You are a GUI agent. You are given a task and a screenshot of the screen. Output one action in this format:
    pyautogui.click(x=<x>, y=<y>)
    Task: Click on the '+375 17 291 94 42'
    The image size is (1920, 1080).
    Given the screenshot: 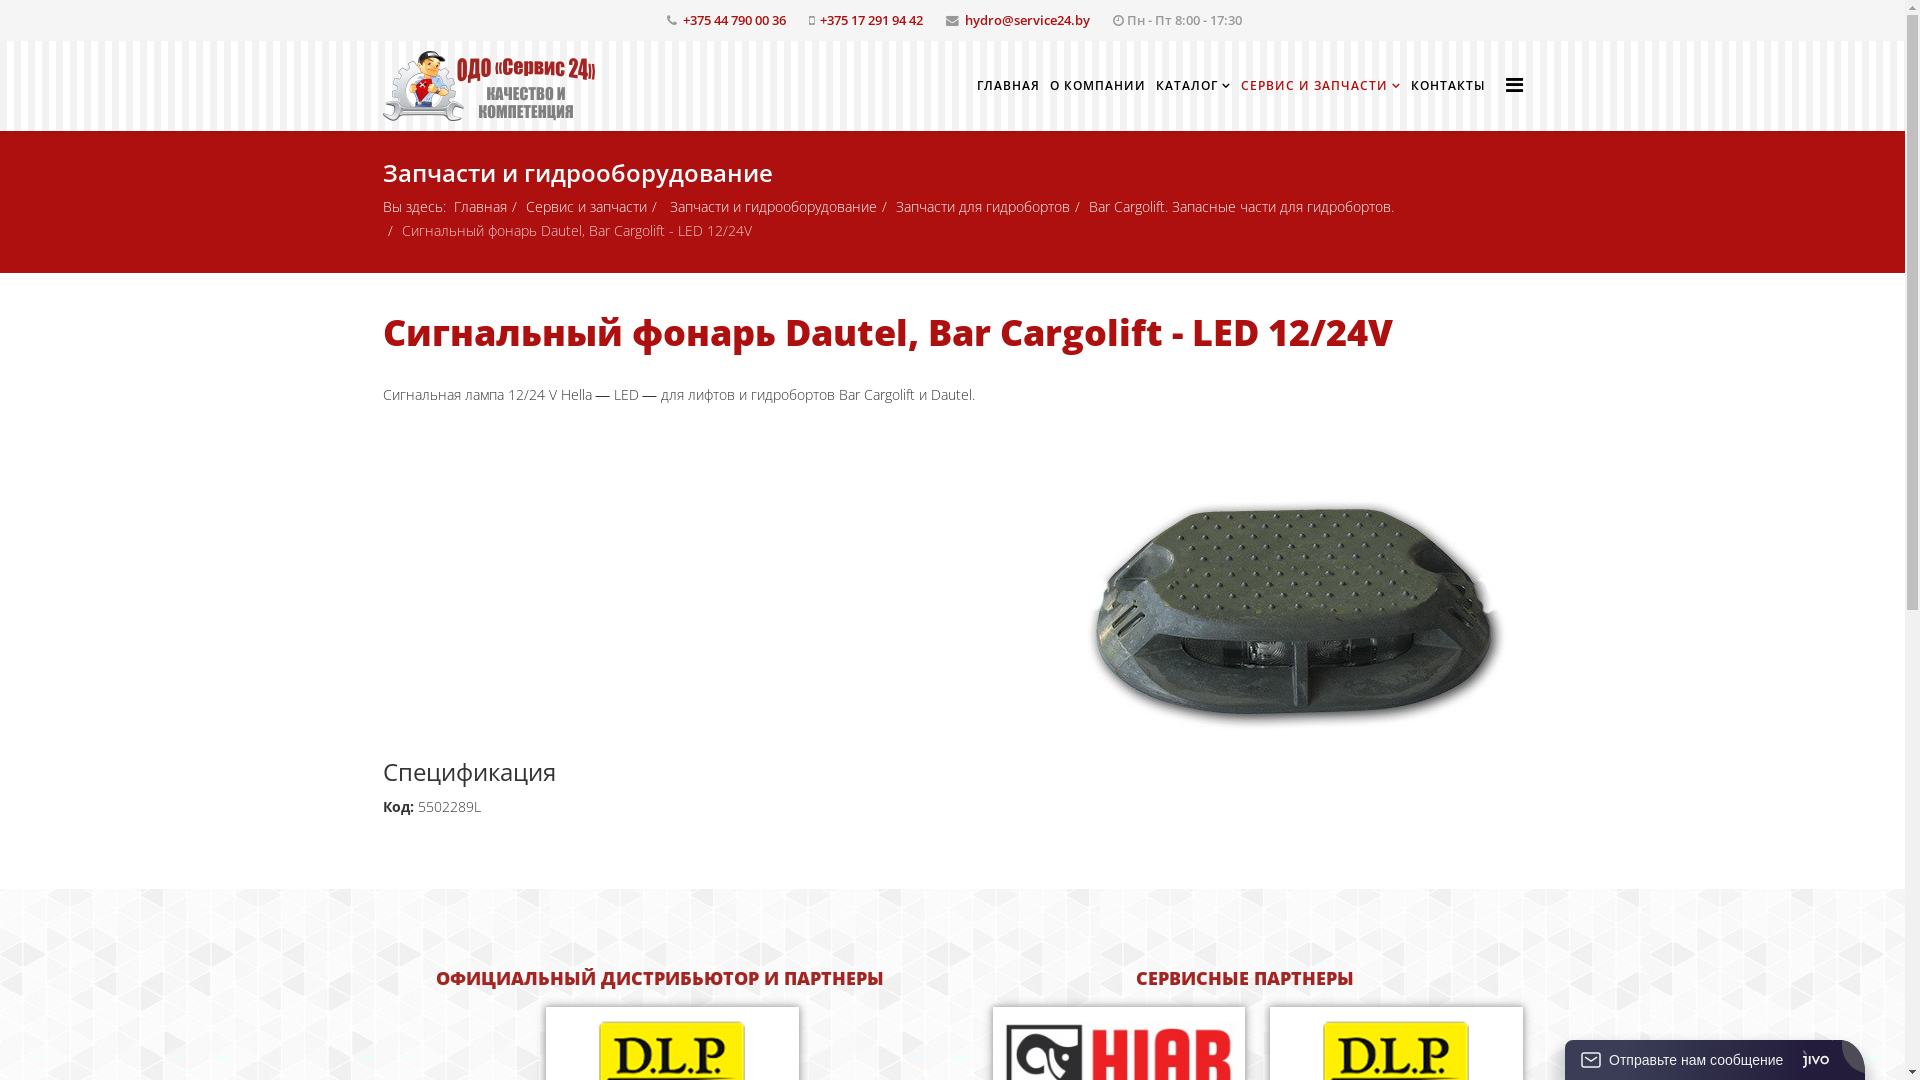 What is the action you would take?
    pyautogui.click(x=871, y=20)
    